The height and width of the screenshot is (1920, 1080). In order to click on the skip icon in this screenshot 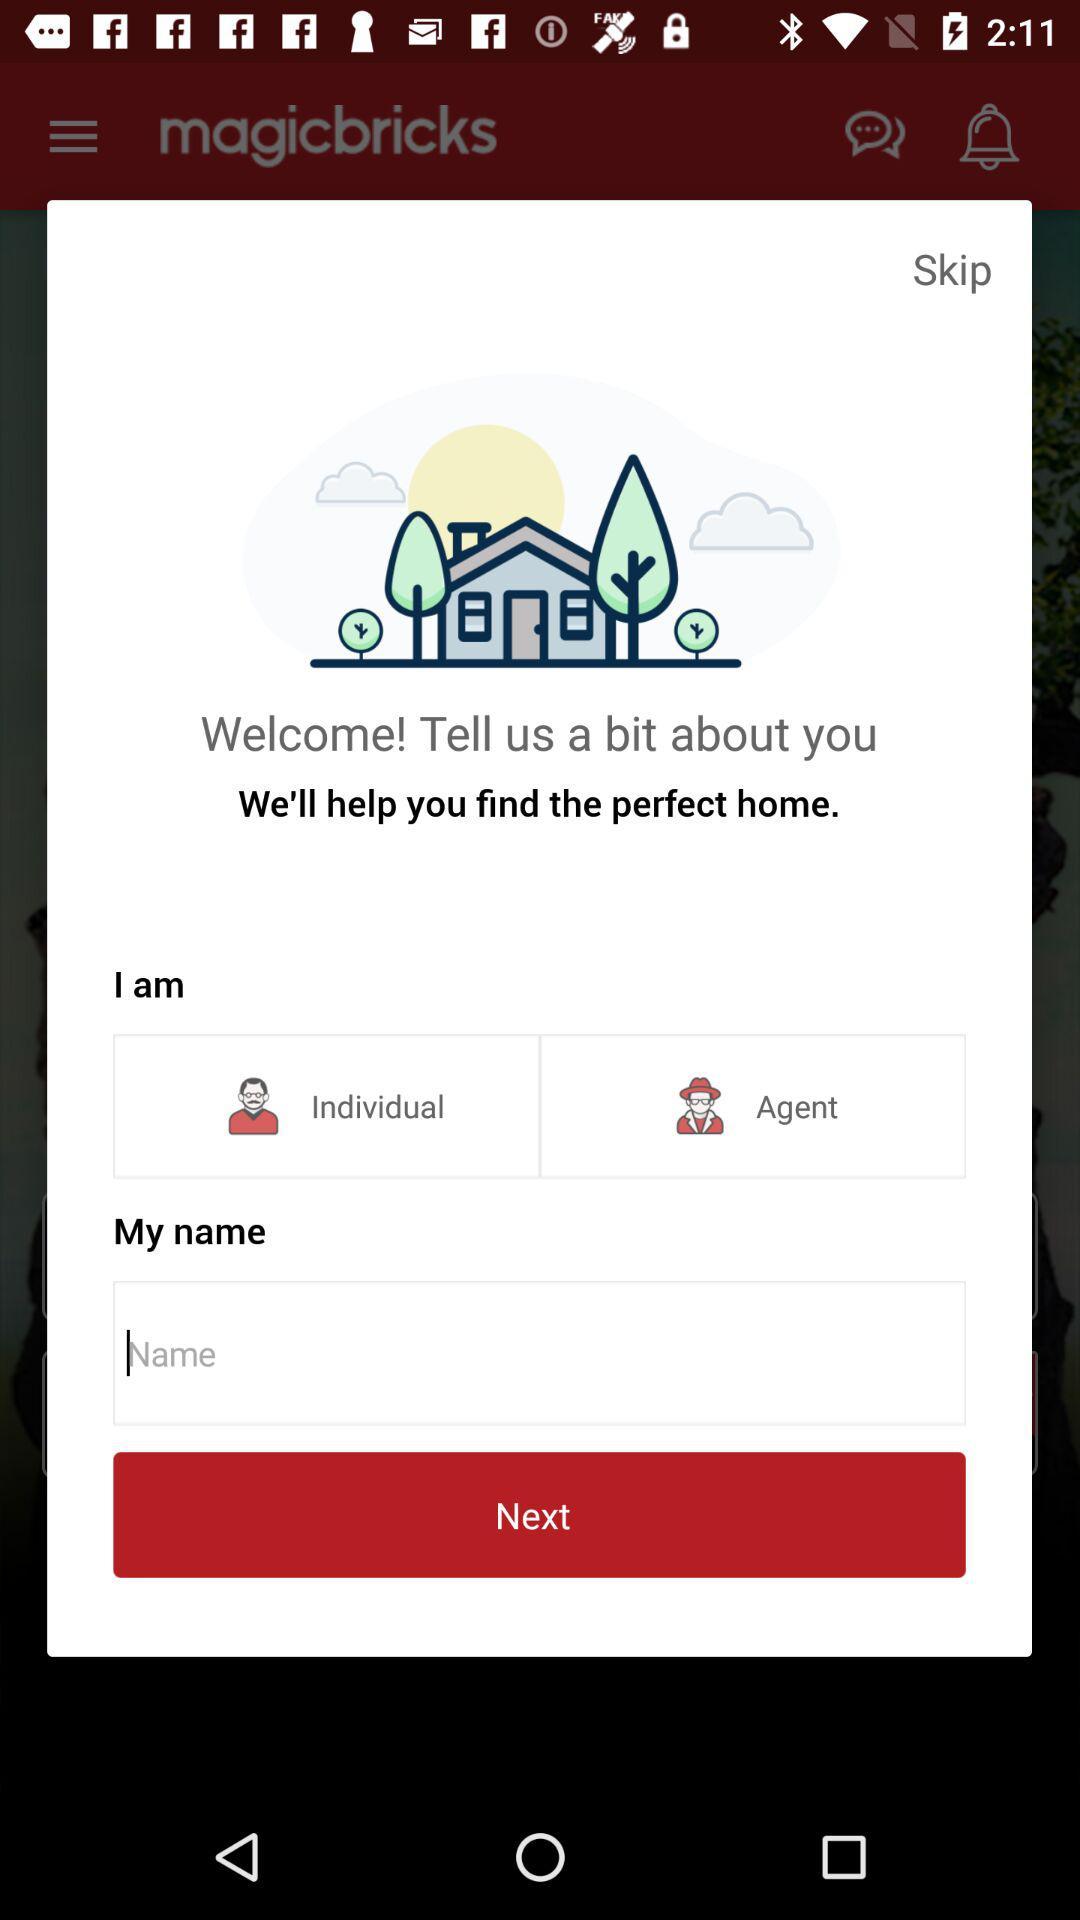, I will do `click(951, 267)`.